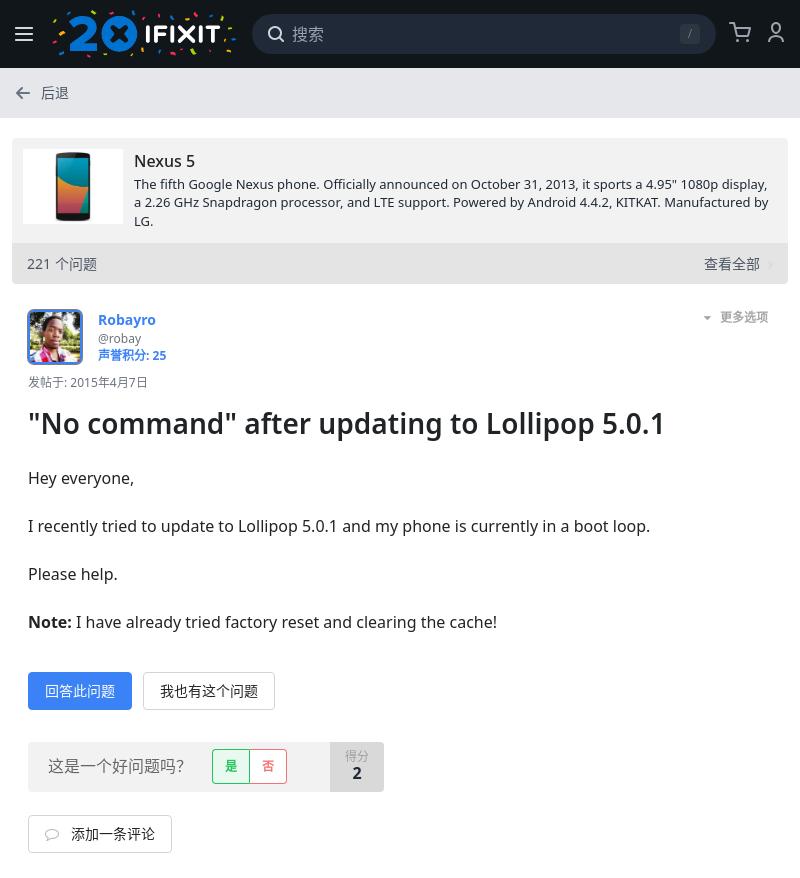 The width and height of the screenshot is (800, 878). Describe the element at coordinates (72, 572) in the screenshot. I see `'Please help.'` at that location.